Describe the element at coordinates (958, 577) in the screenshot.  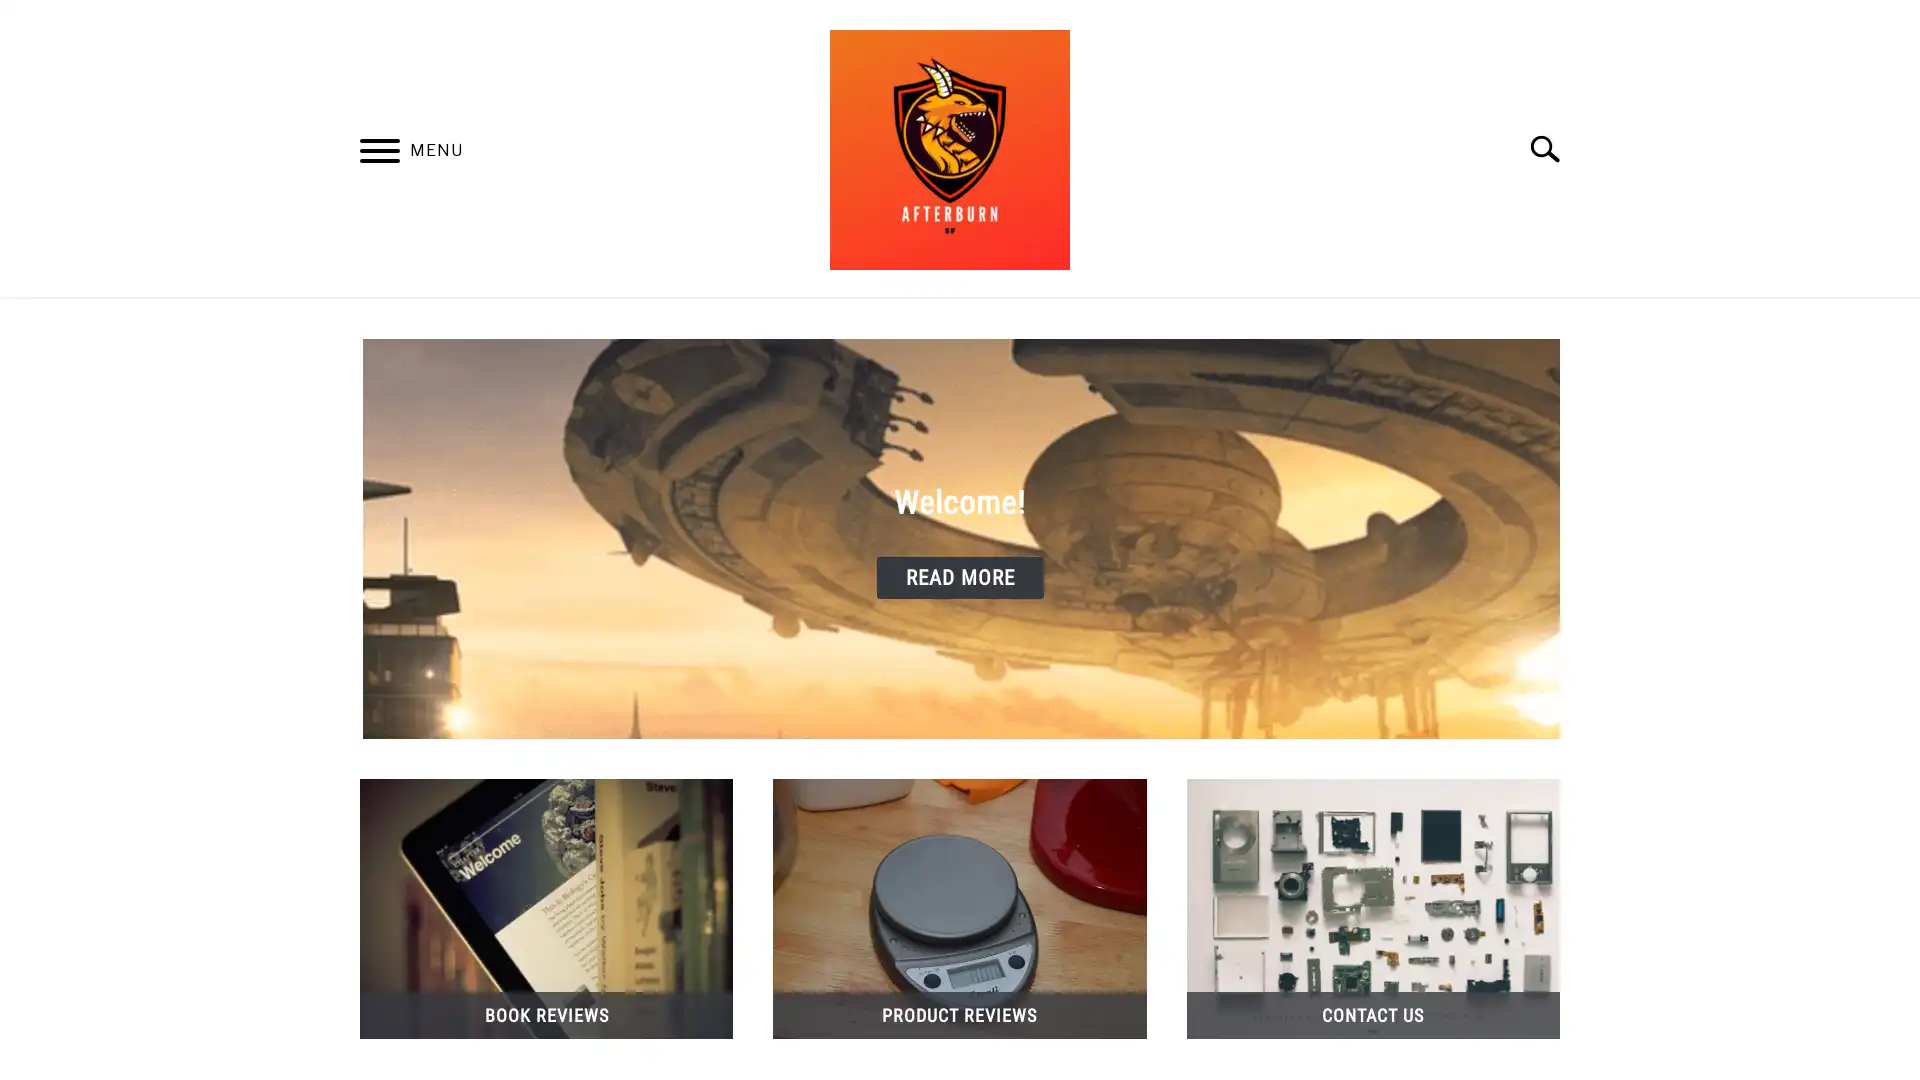
I see `READ MORE` at that location.